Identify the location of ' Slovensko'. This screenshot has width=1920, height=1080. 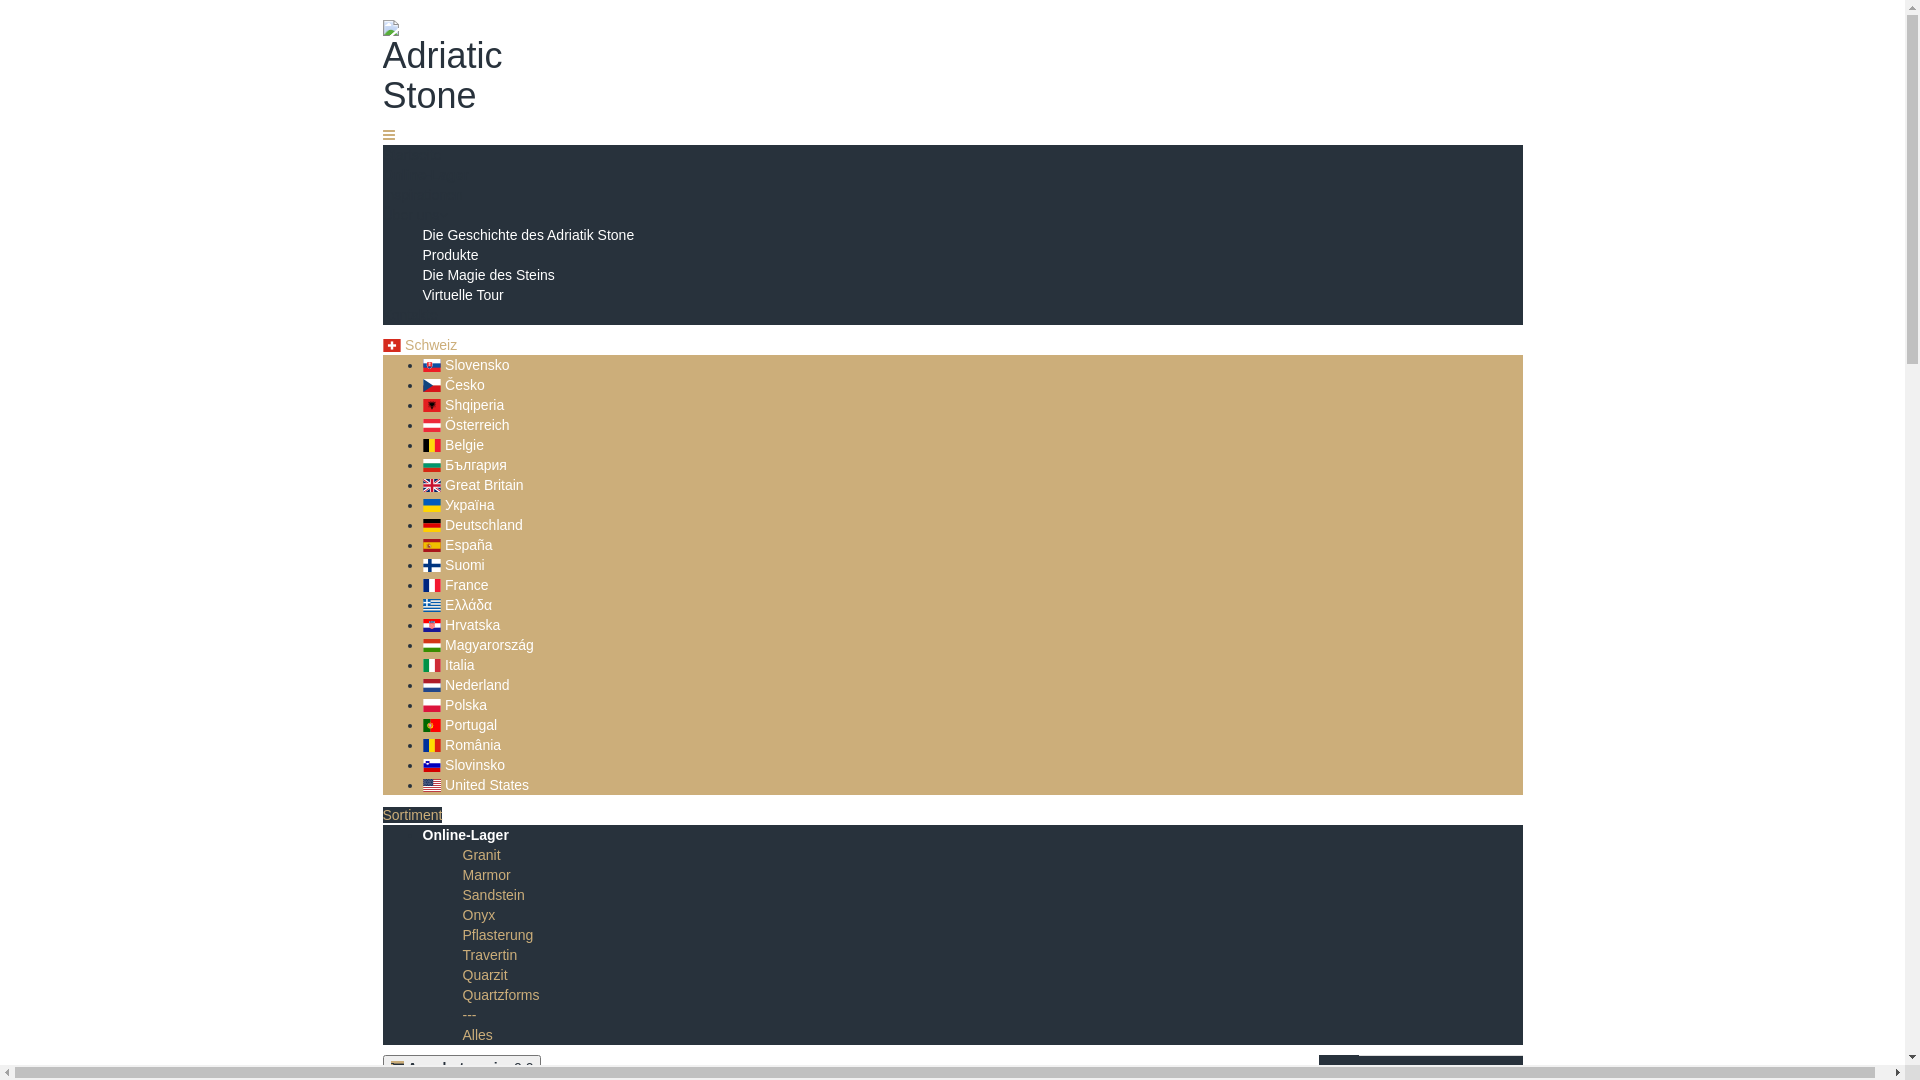
(464, 365).